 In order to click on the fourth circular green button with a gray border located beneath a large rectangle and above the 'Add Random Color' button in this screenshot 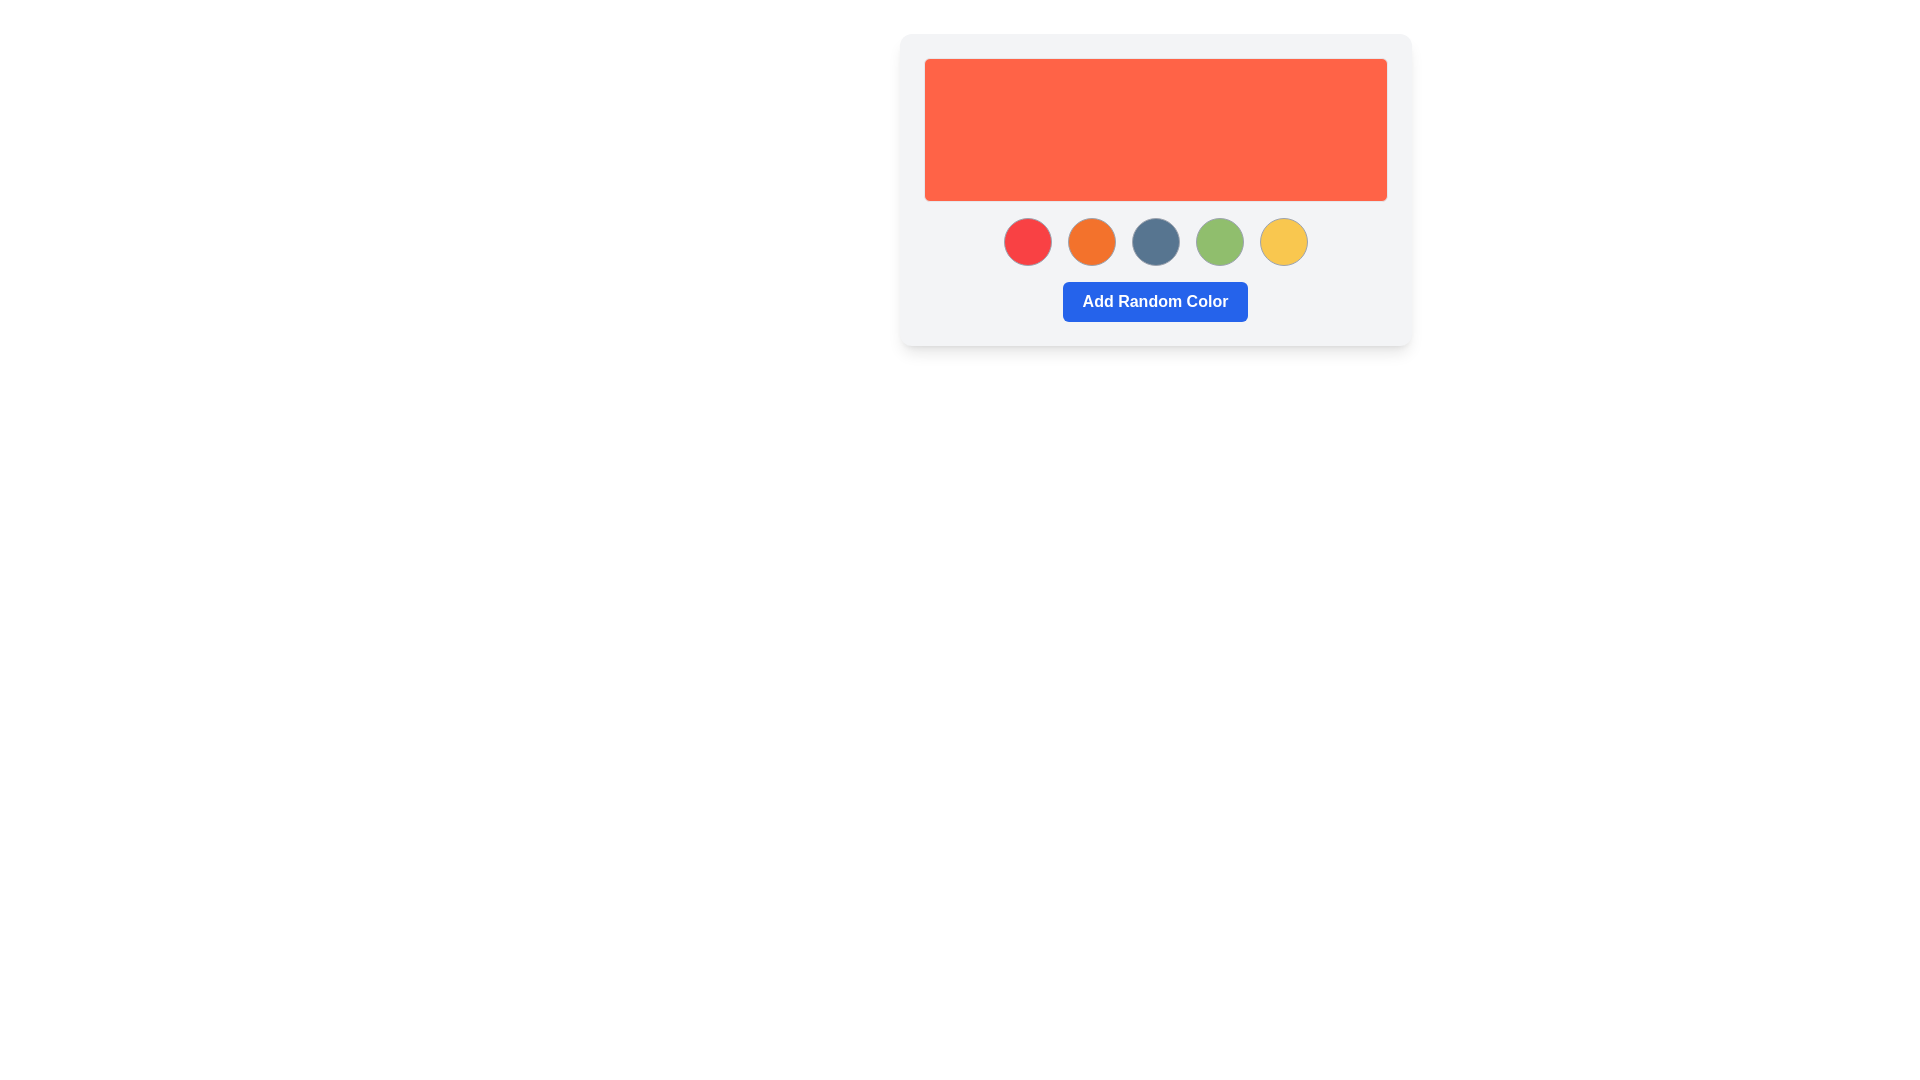, I will do `click(1218, 241)`.